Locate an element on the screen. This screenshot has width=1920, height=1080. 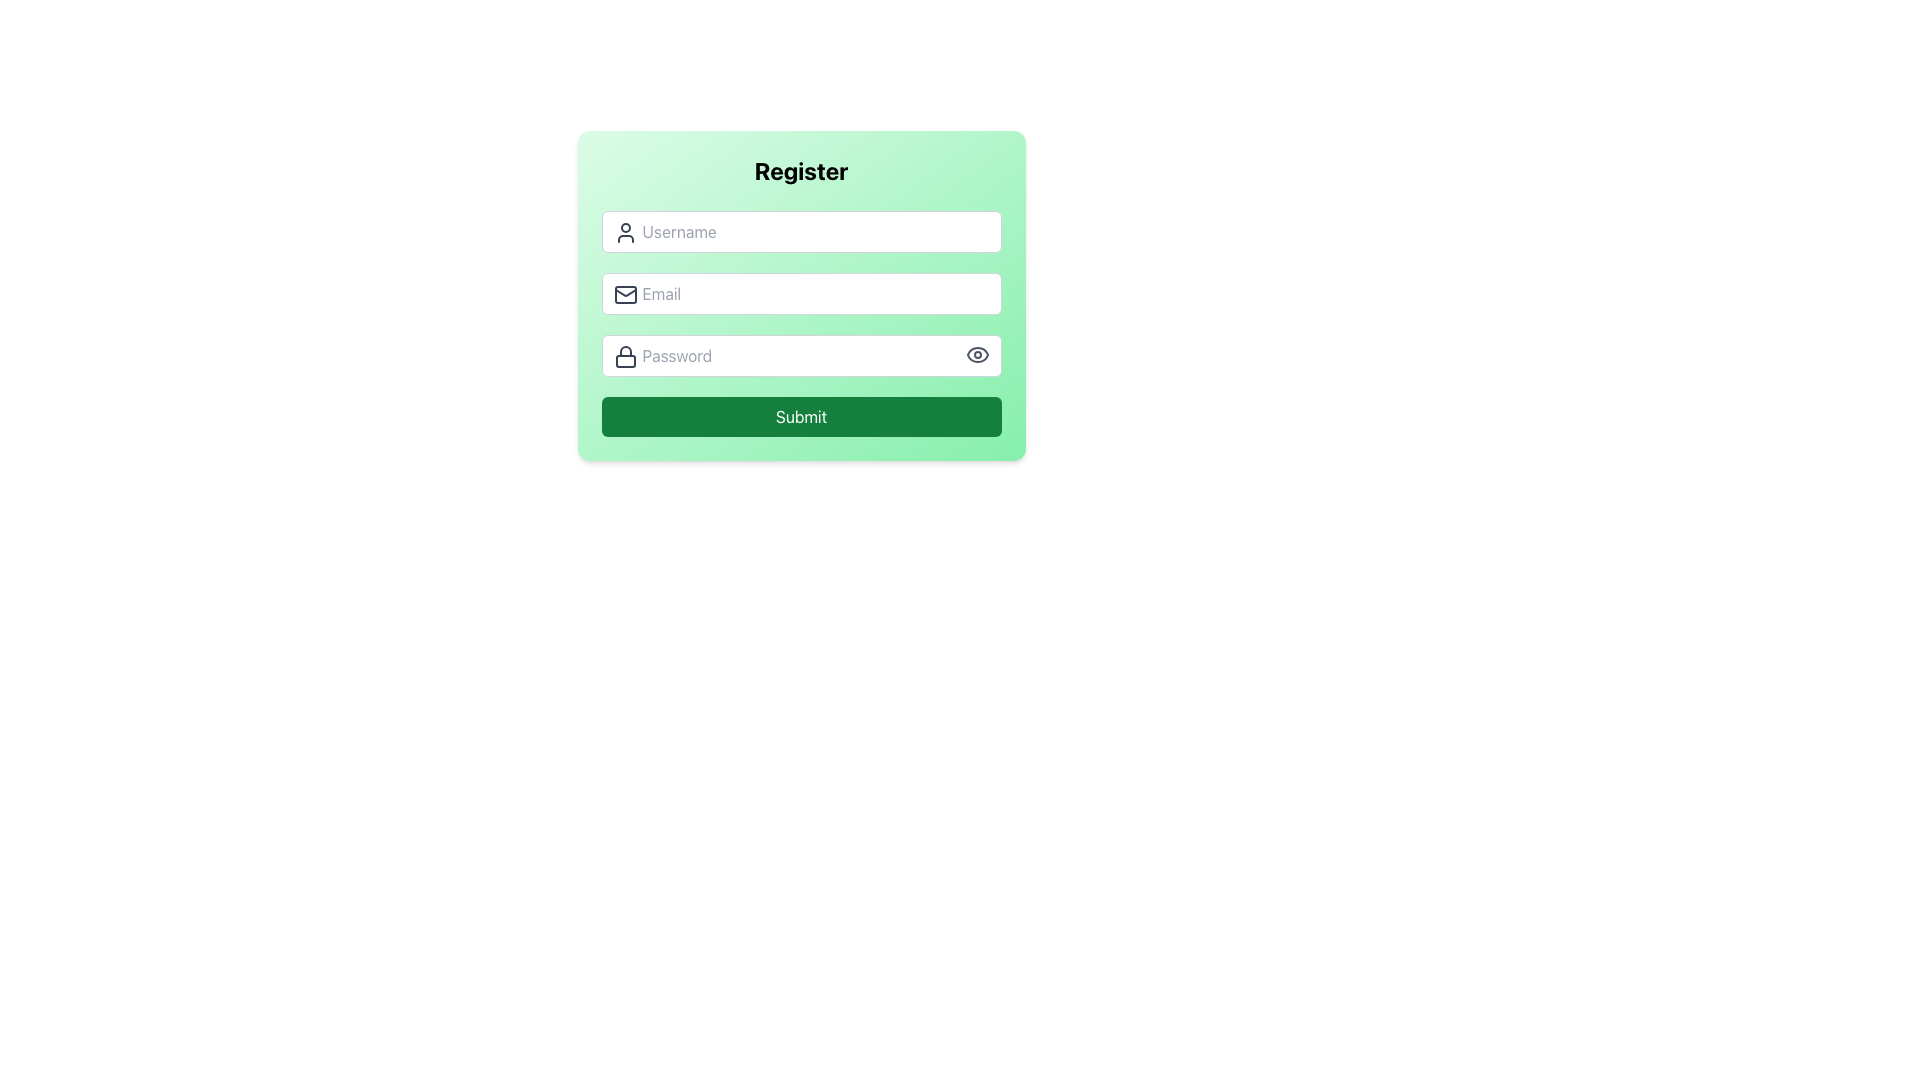
the eye icon at the right end of the password input field is located at coordinates (977, 353).